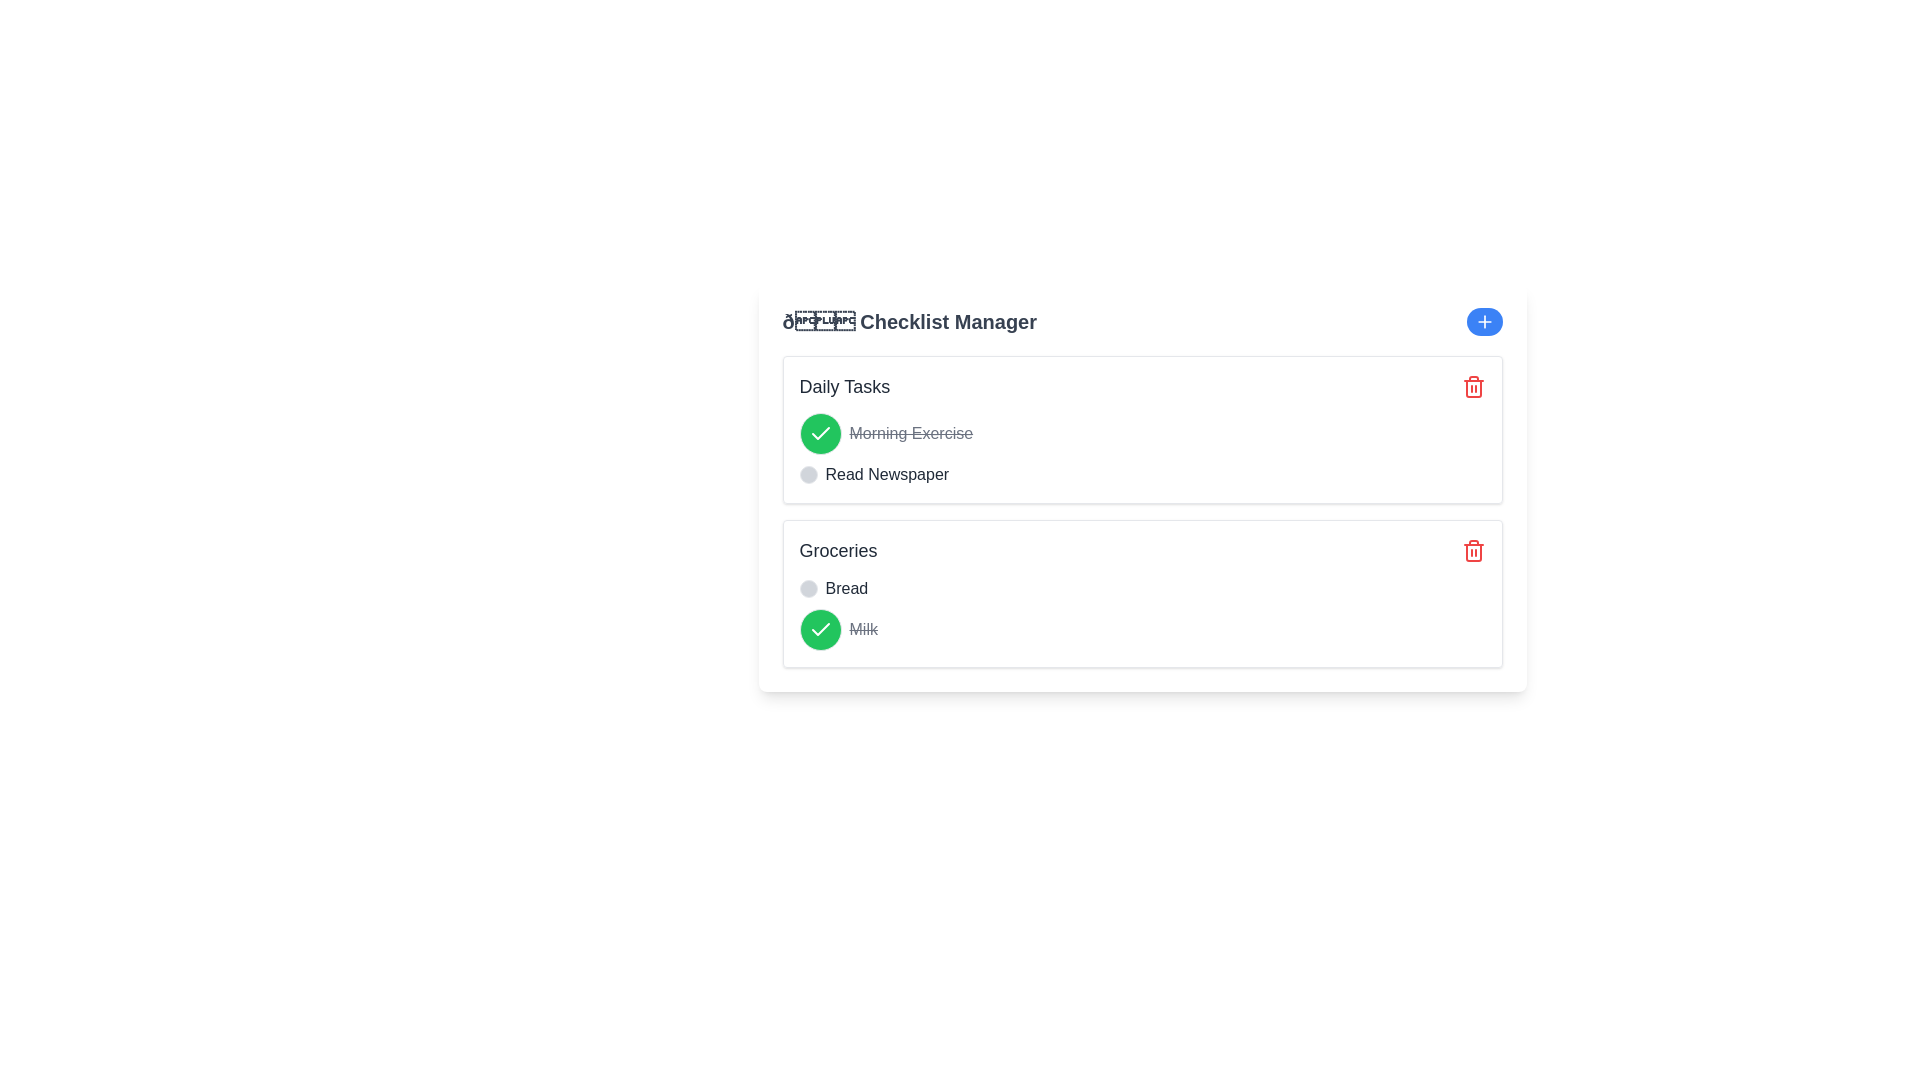 This screenshot has width=1920, height=1080. Describe the element at coordinates (820, 628) in the screenshot. I see `the checkmark icon within the circular background under the 'Groceries' checklist` at that location.